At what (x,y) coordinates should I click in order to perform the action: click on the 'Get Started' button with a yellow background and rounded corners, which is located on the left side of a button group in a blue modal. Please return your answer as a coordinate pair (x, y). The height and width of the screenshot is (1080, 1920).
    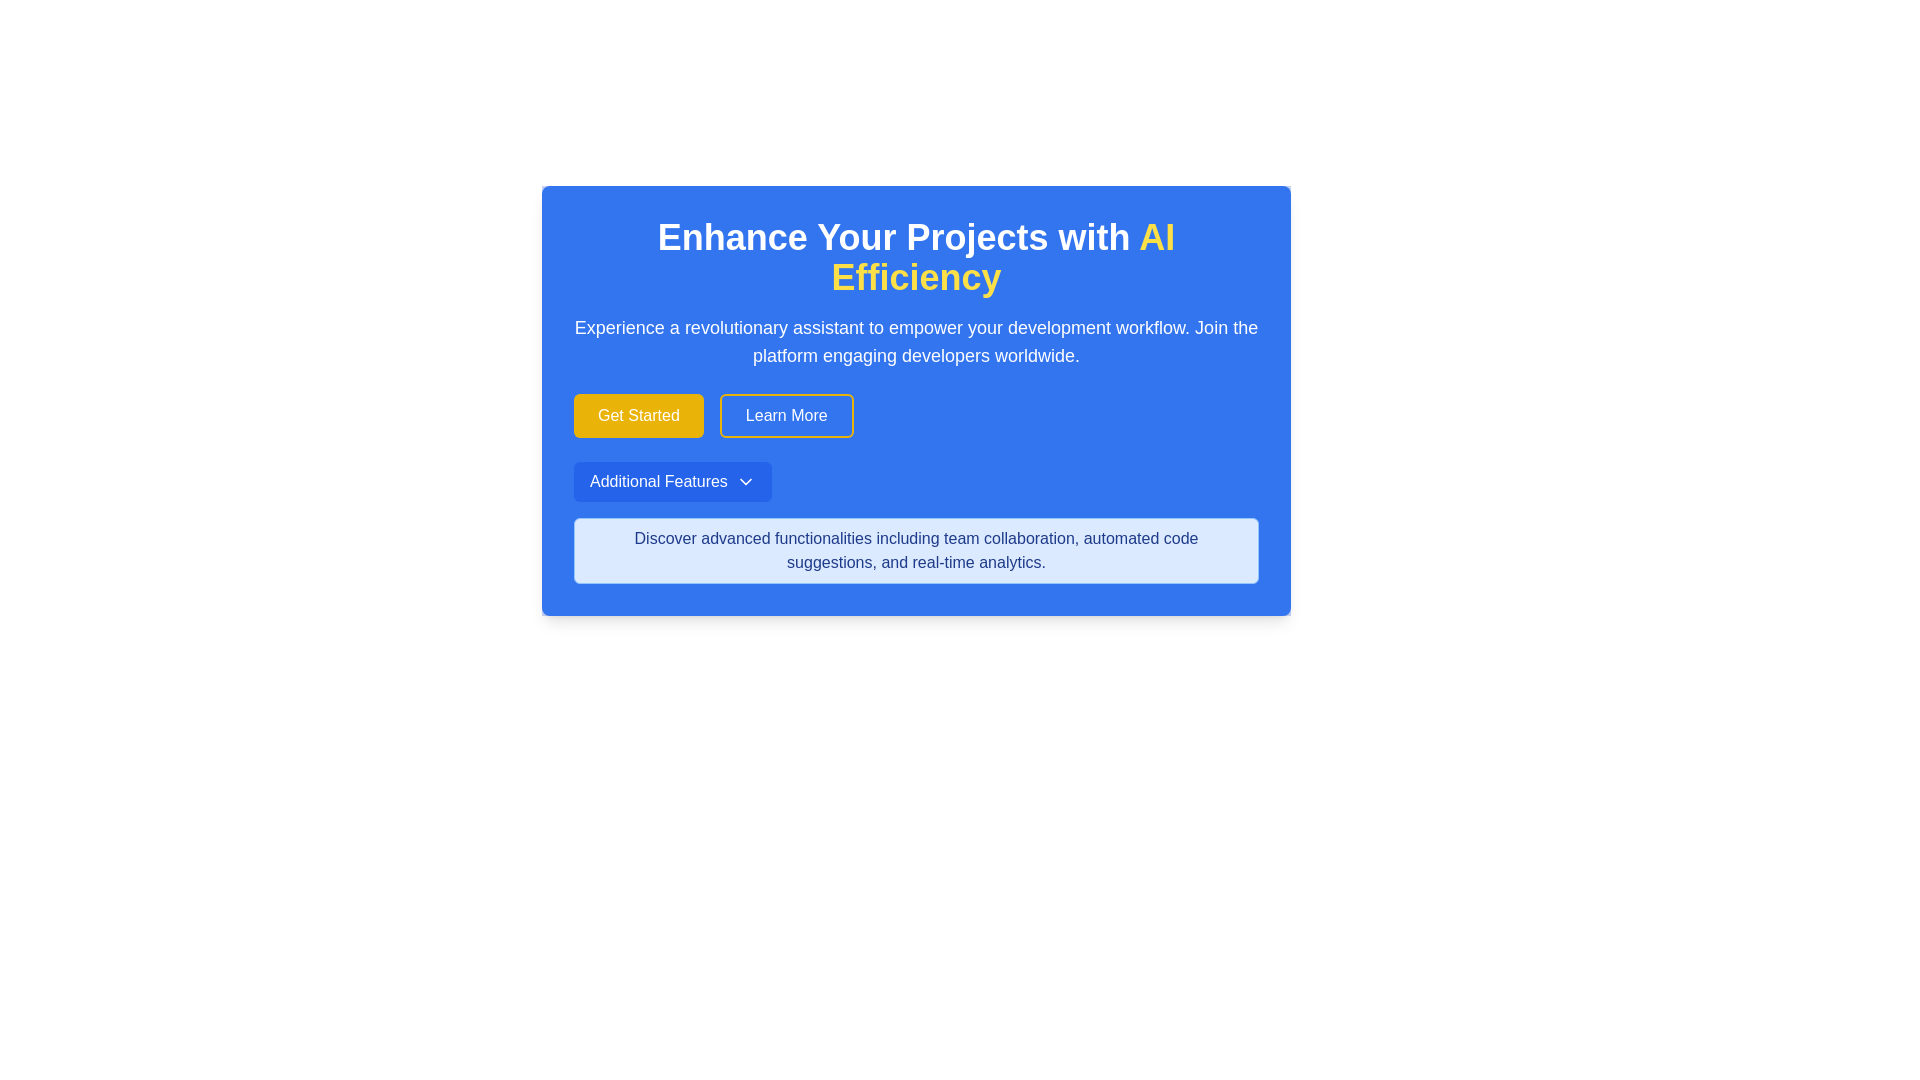
    Looking at the image, I should click on (637, 415).